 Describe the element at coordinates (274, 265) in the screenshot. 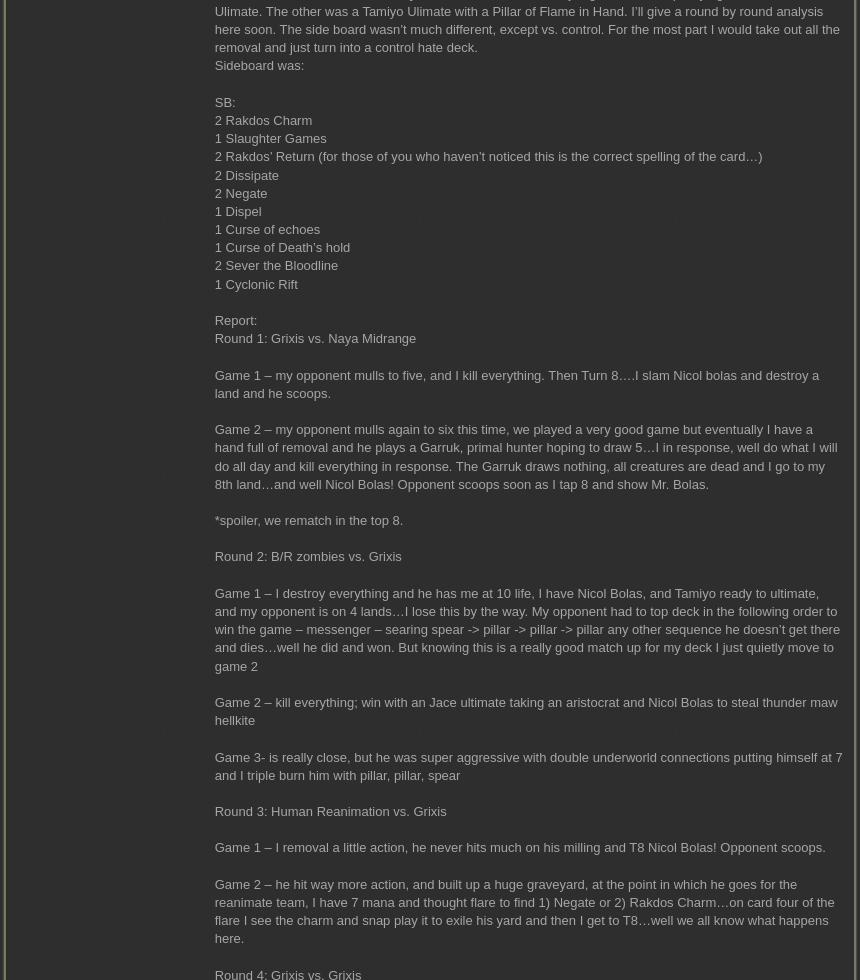

I see `'2 Sever the Bloodline'` at that location.